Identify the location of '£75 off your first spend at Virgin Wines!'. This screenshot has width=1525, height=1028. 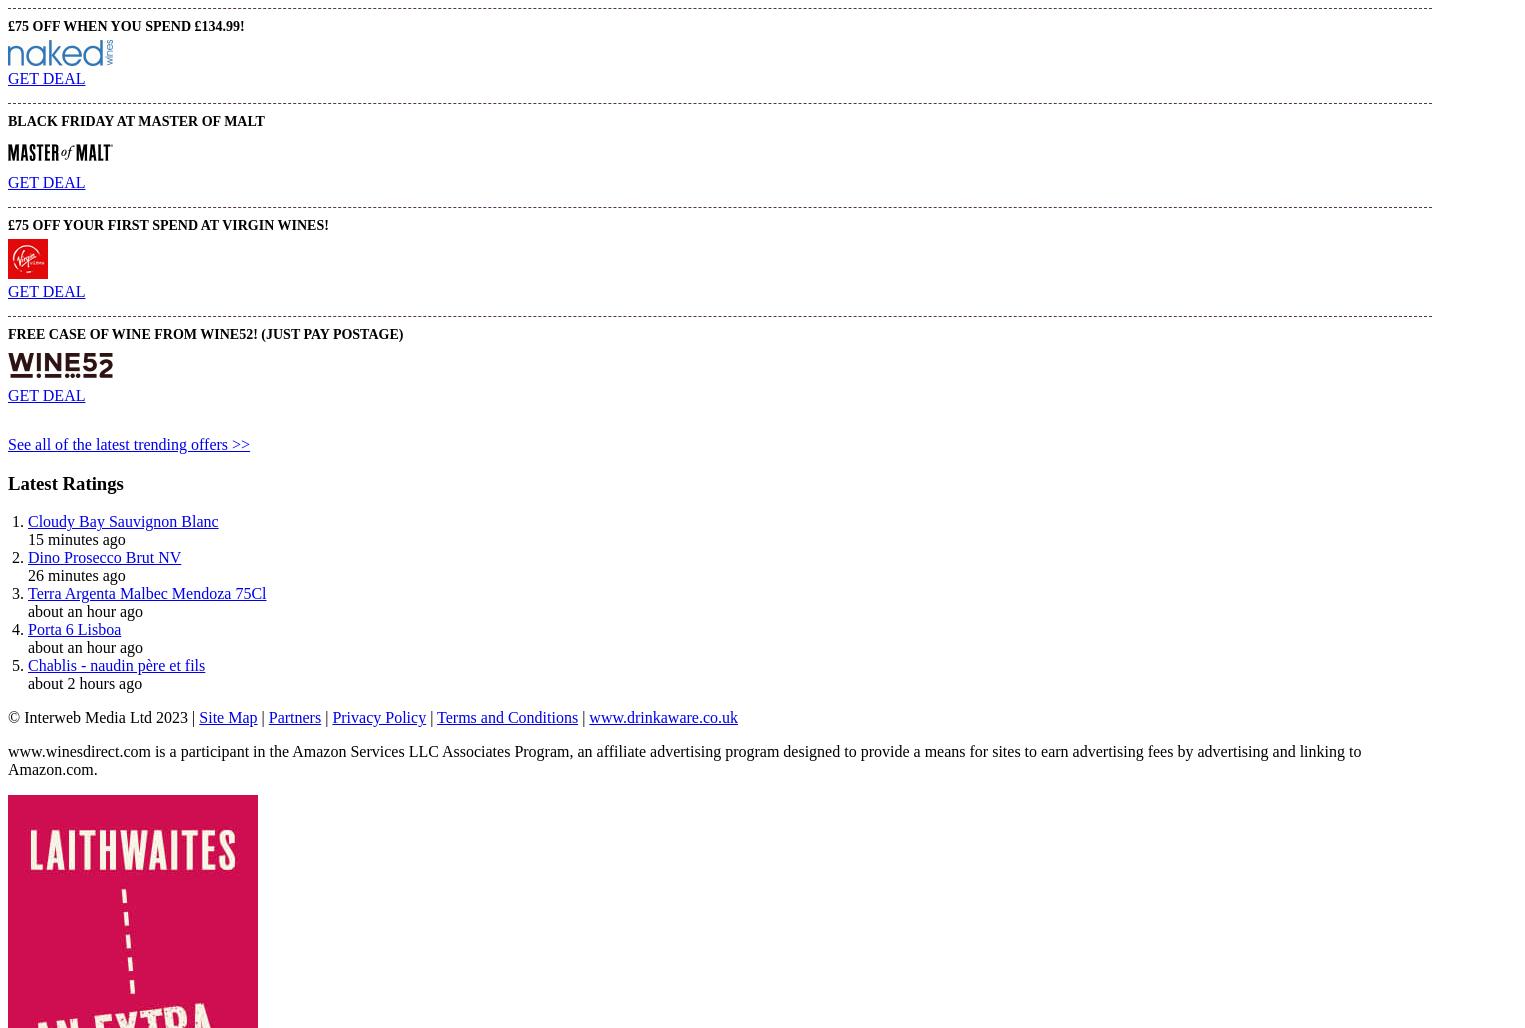
(167, 223).